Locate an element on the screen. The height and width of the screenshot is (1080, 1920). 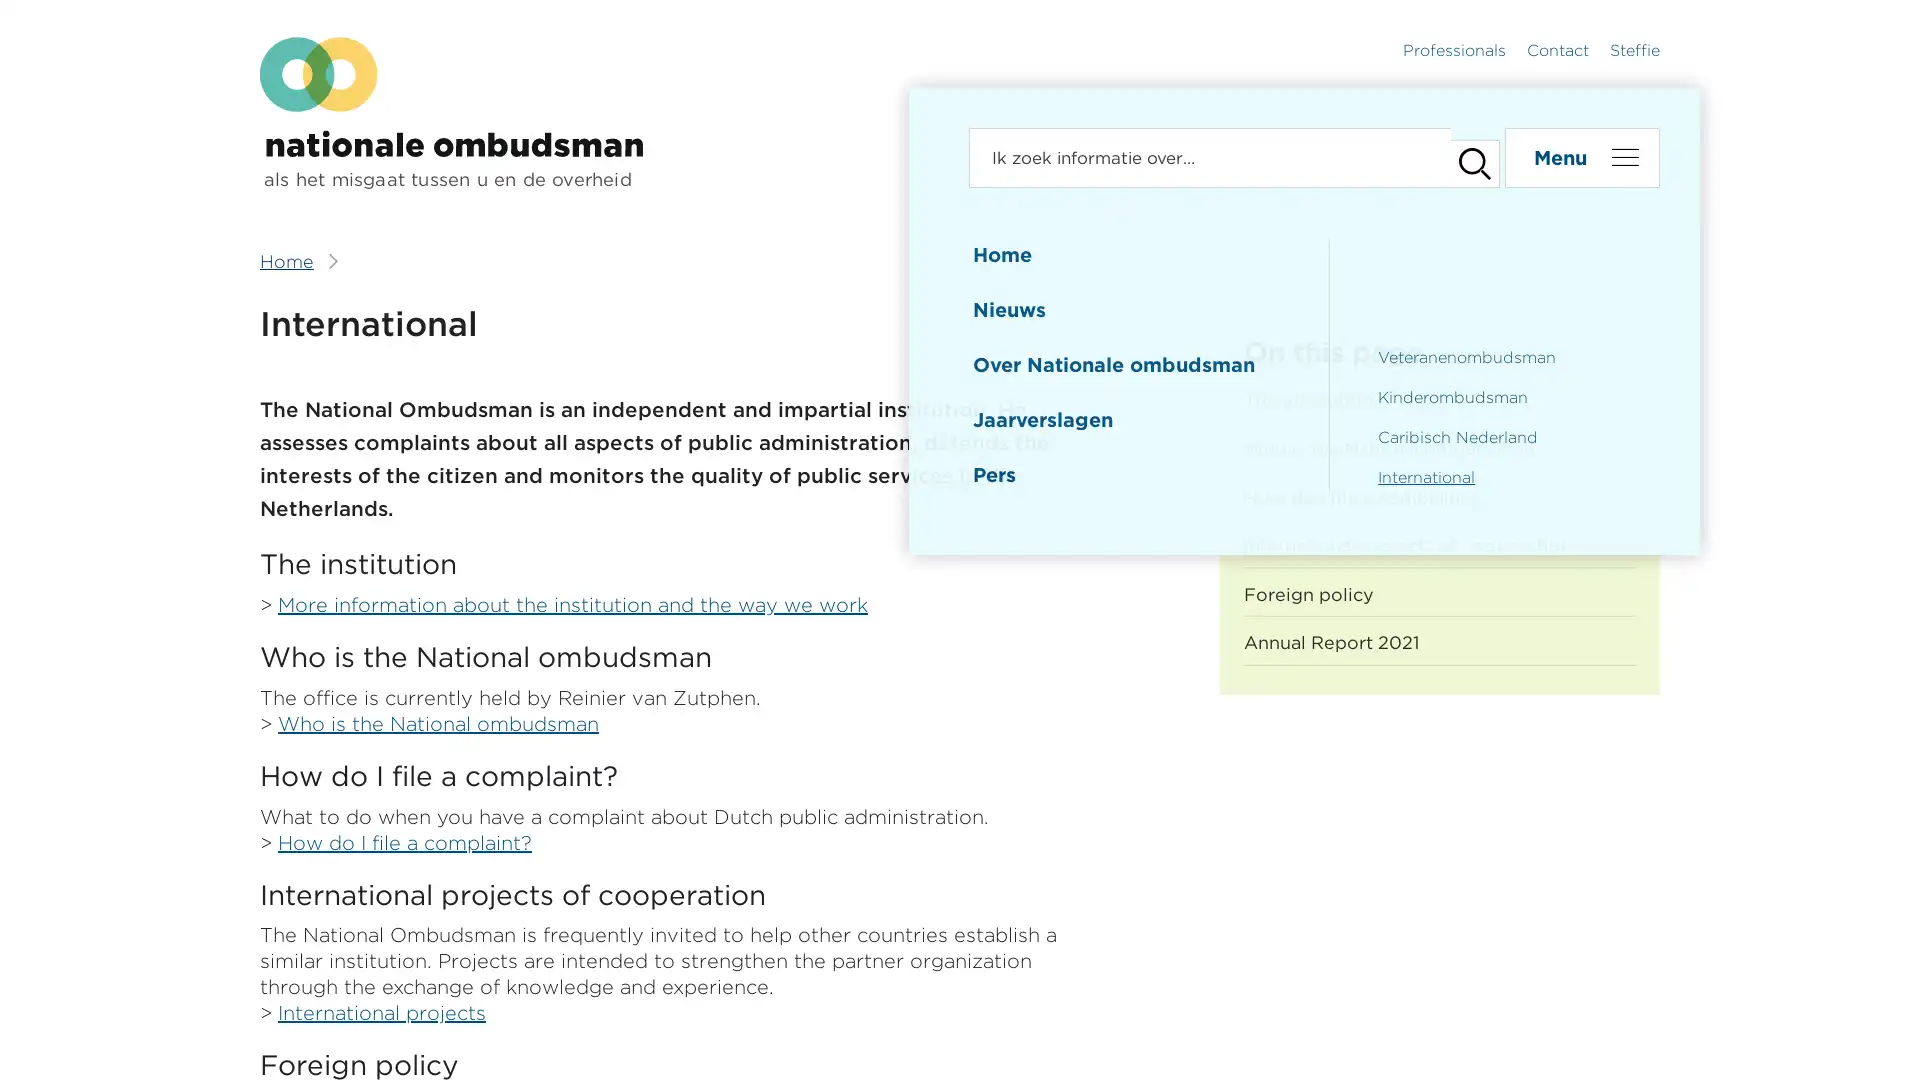
Zoeken is located at coordinates (1464, 157).